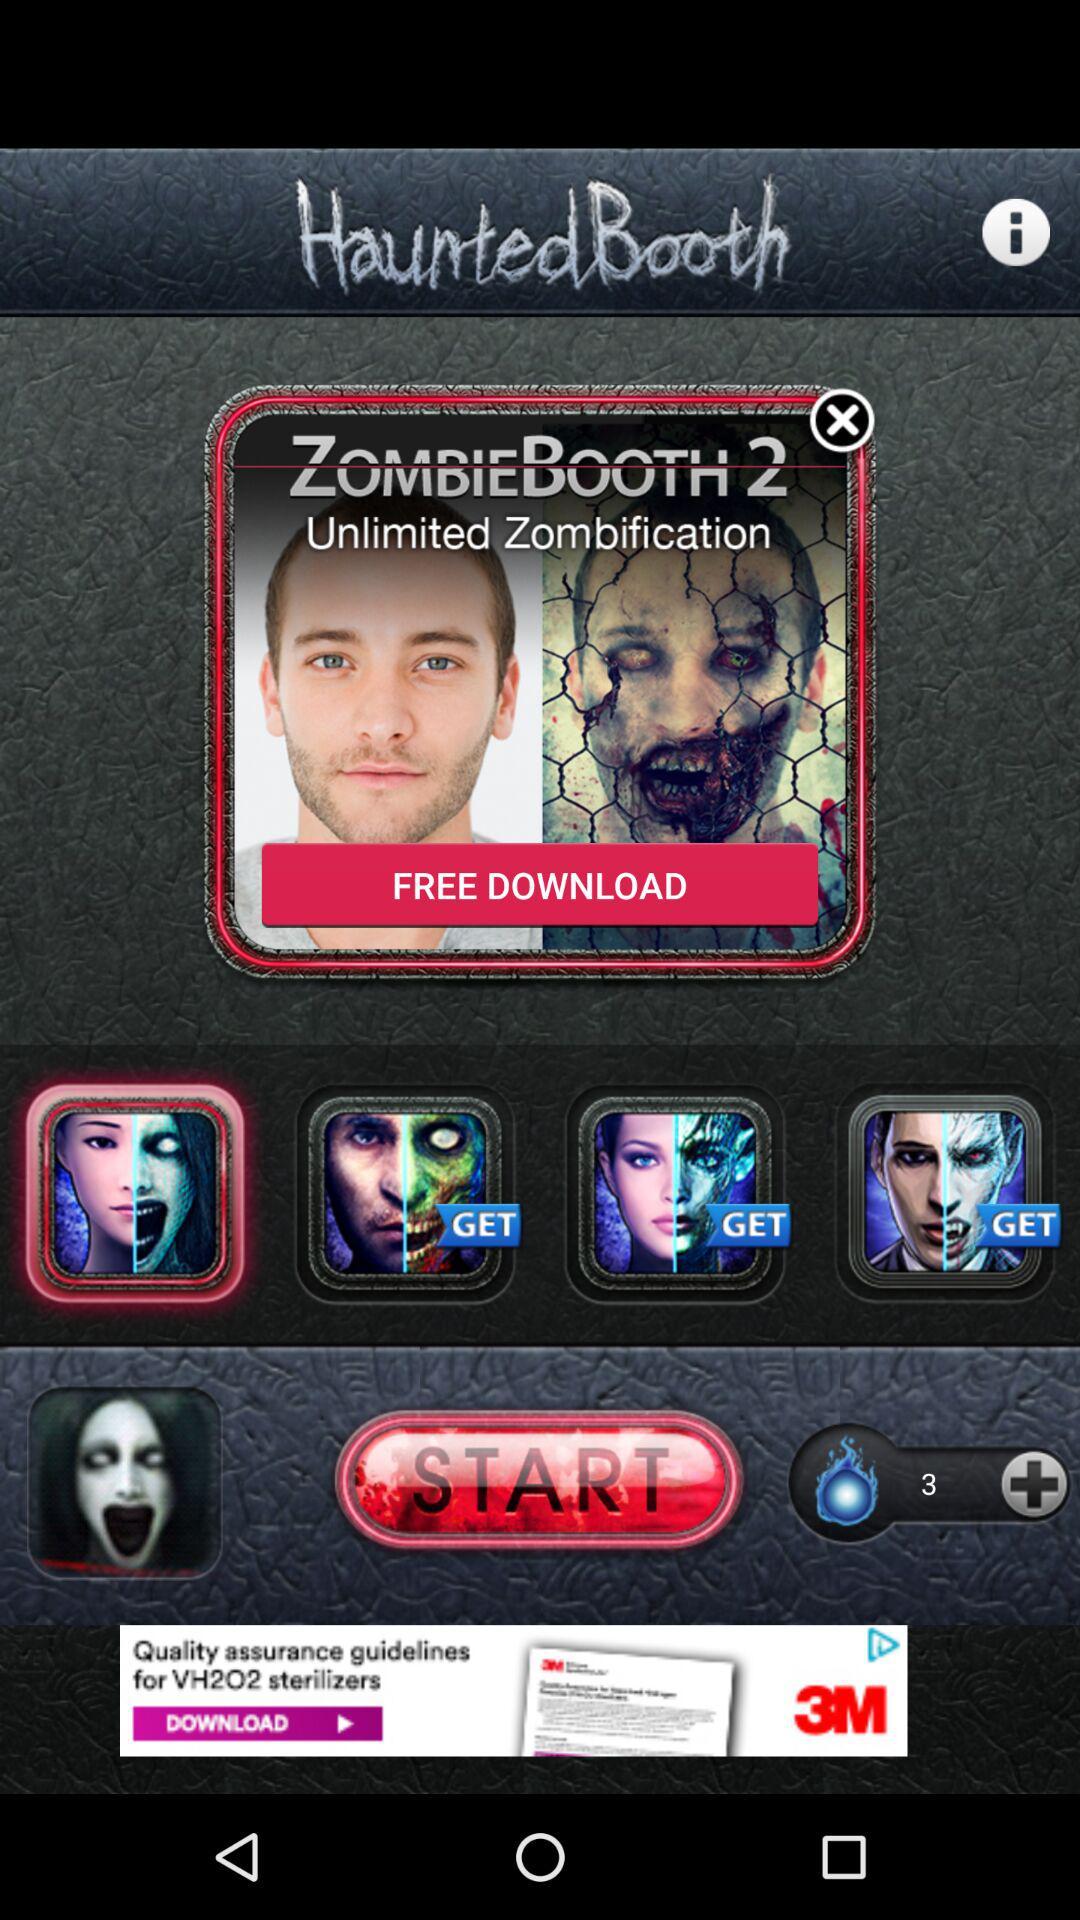  Describe the element at coordinates (945, 1193) in the screenshot. I see `press button to get app/functionality` at that location.